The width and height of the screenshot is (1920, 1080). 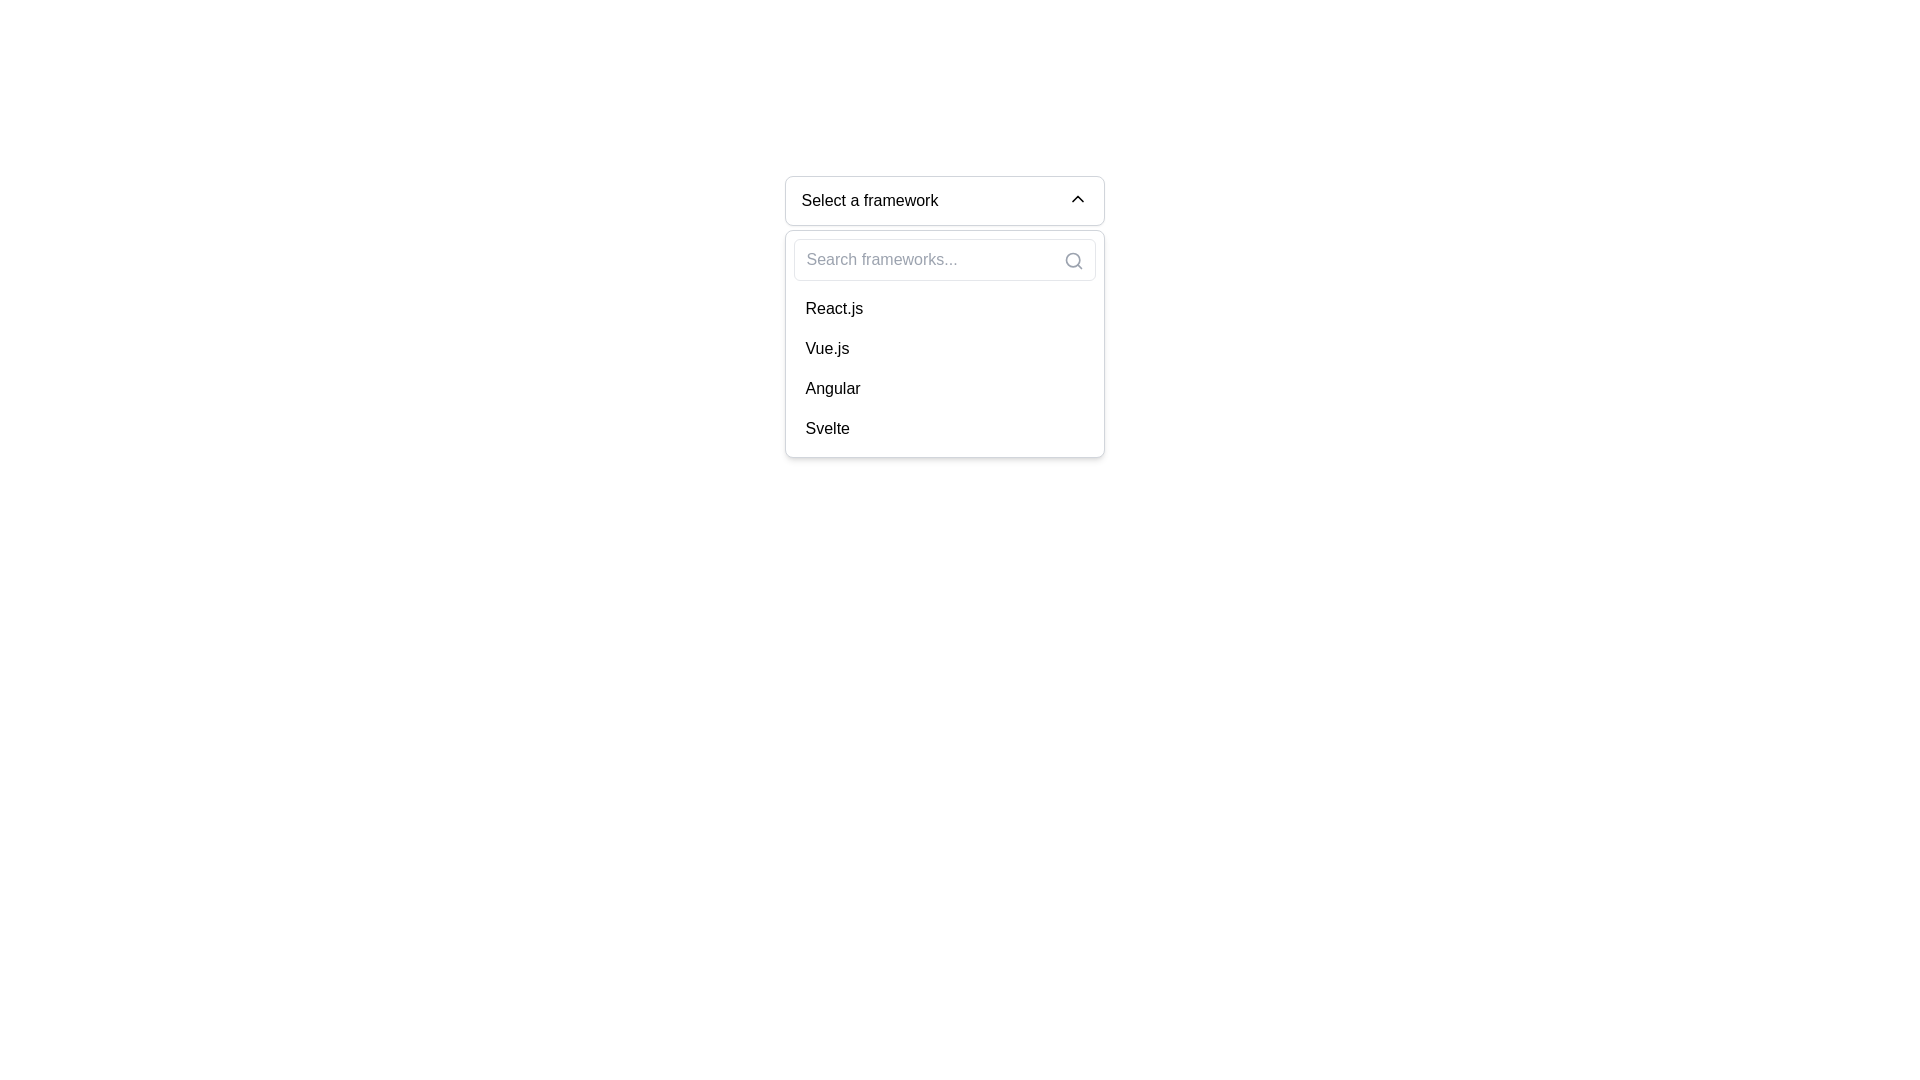 I want to click on the small gray search icon, which is an outline of a magnifying glass, located in the top-right corner of the search input box labeled 'Search frameworks...', so click(x=1072, y=260).